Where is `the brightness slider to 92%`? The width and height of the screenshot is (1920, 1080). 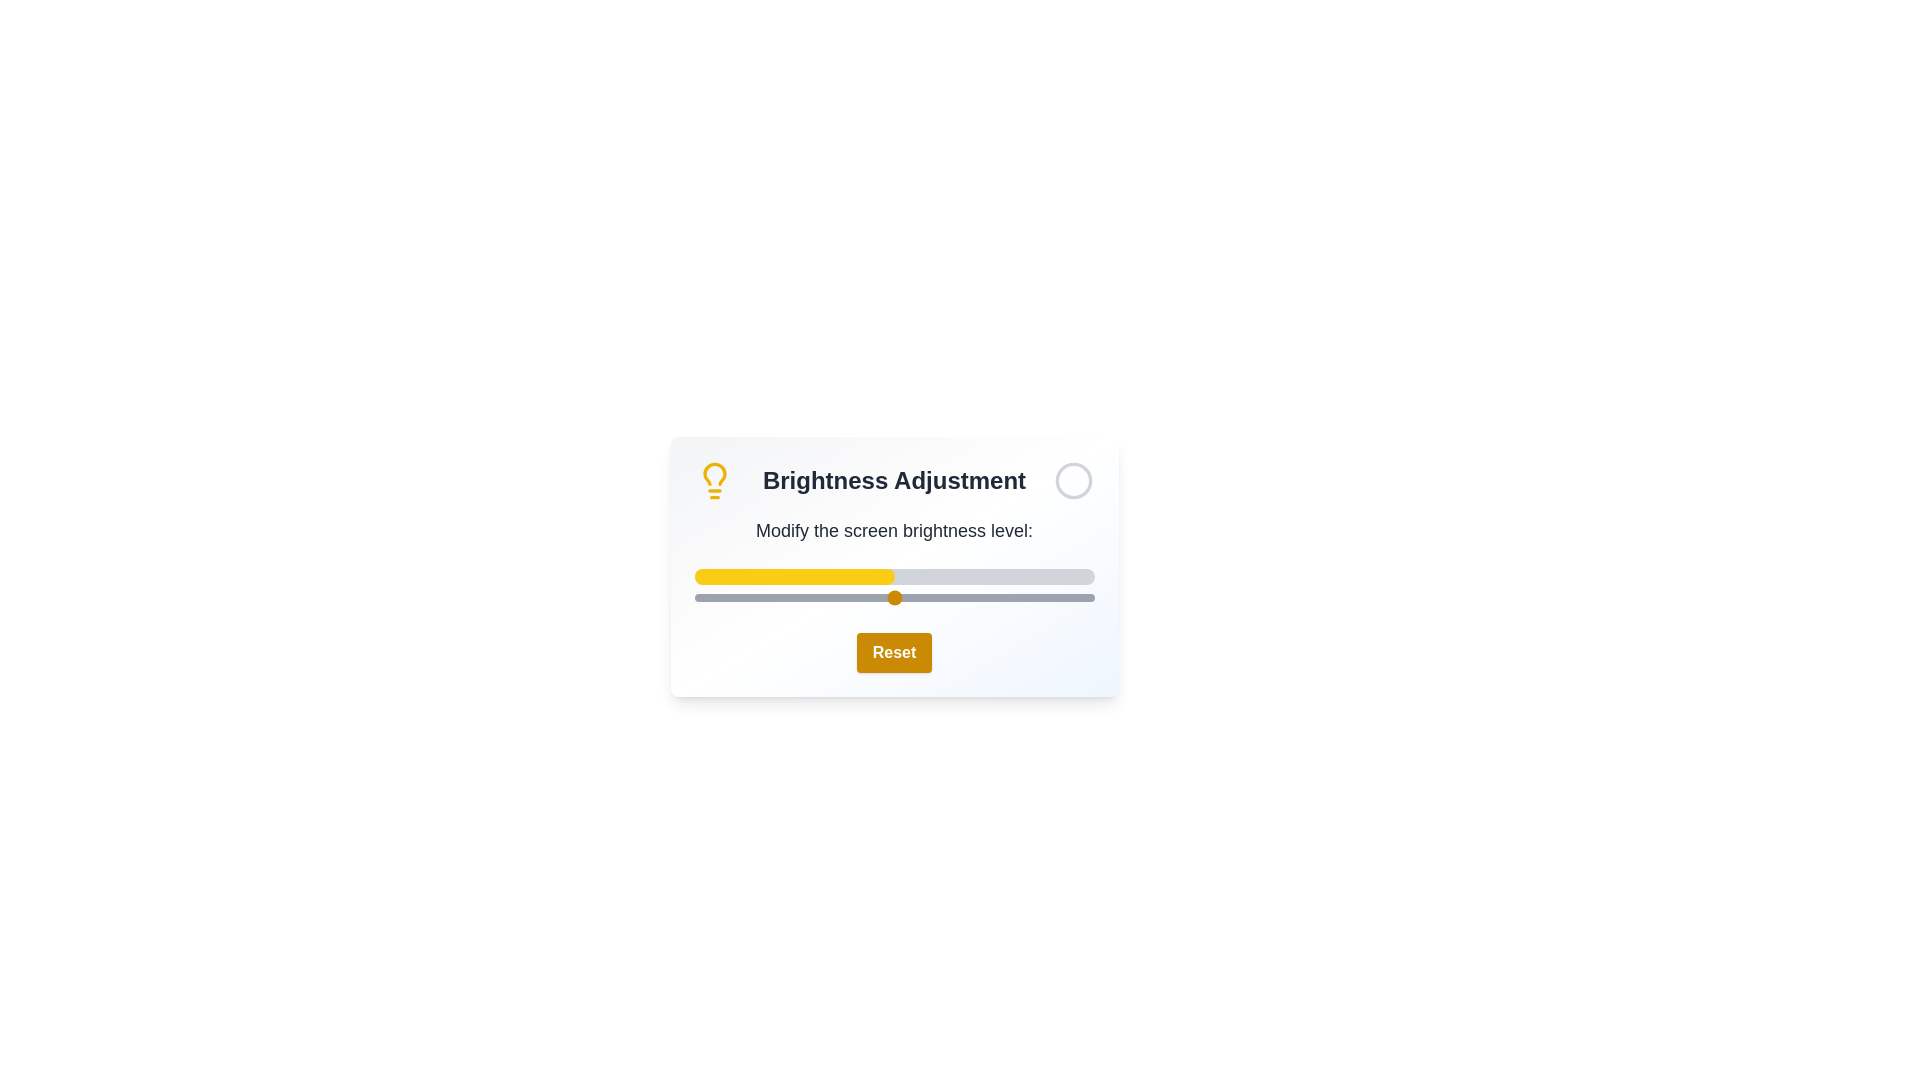
the brightness slider to 92% is located at coordinates (1061, 596).